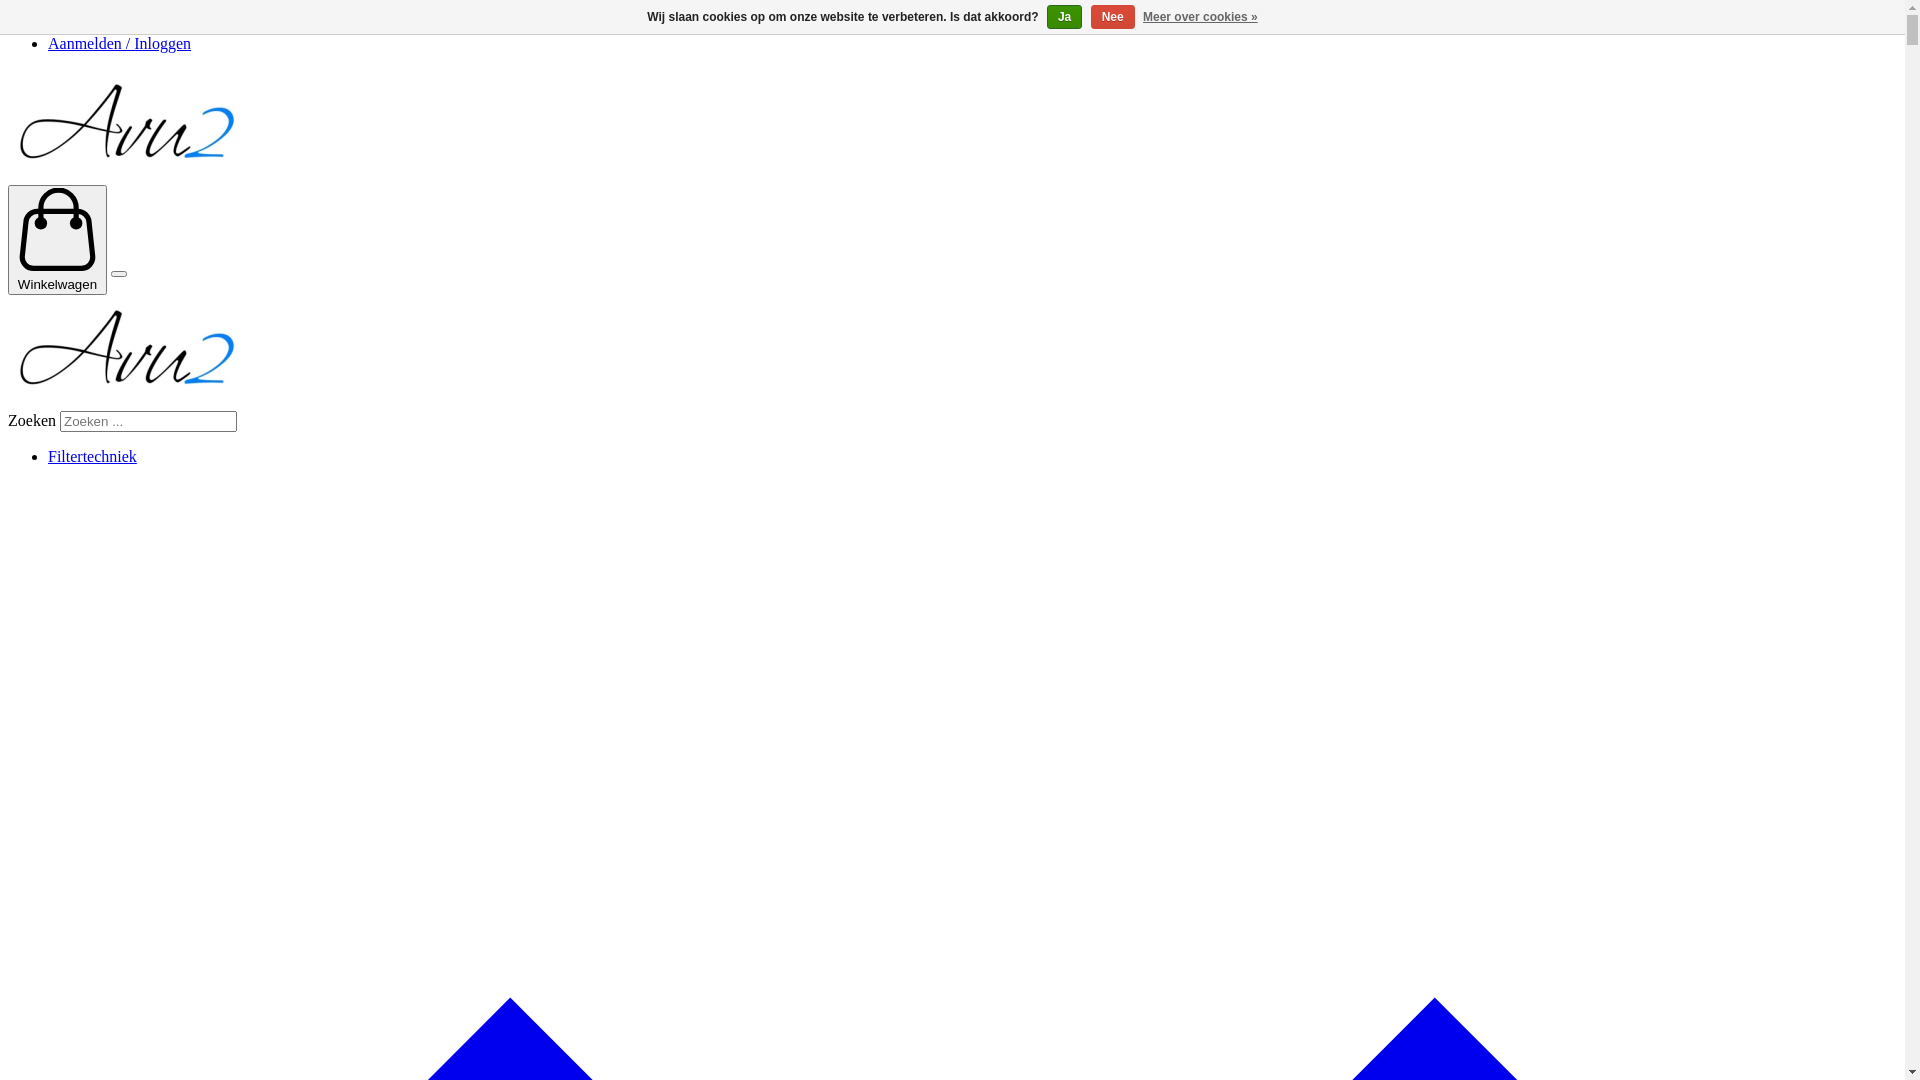  What do you see at coordinates (1112, 16) in the screenshot?
I see `'Nee'` at bounding box center [1112, 16].